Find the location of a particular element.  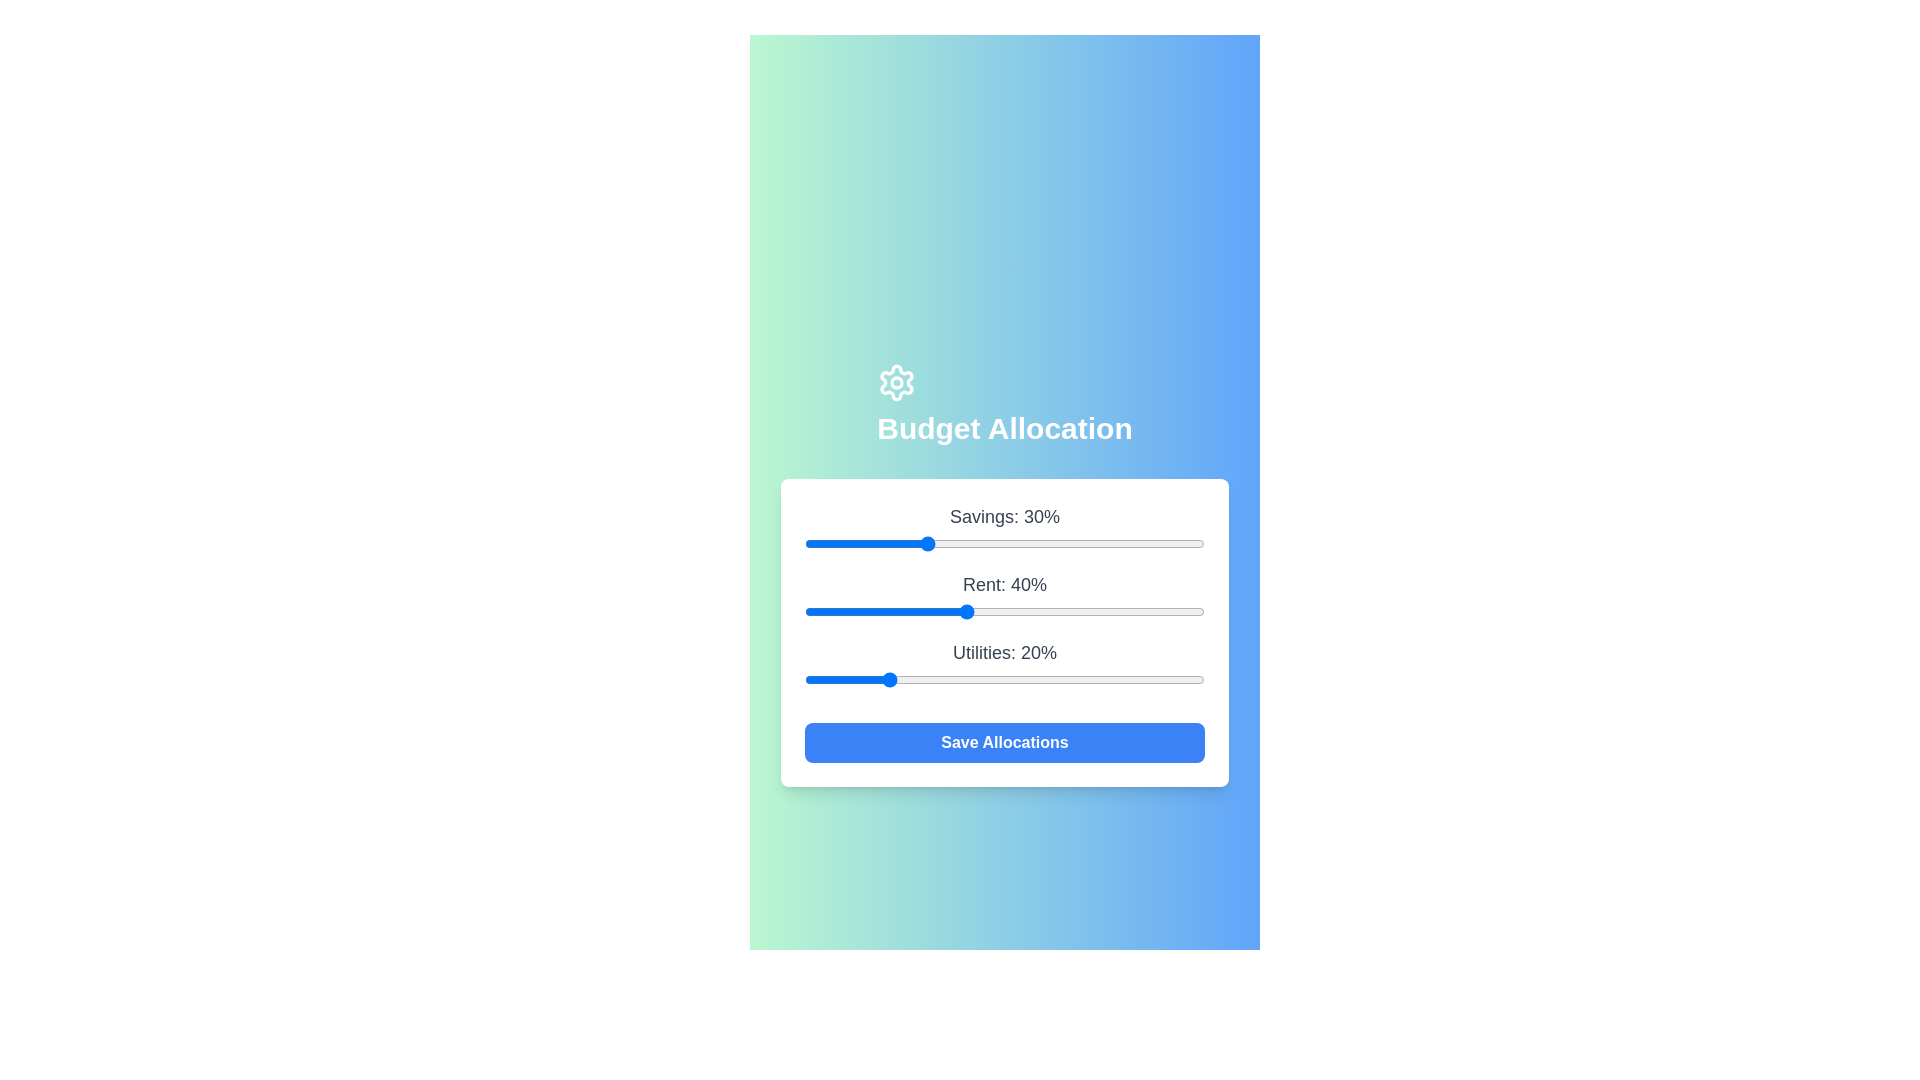

the 'Utilities' slider to allocate 4% of the budget is located at coordinates (820, 678).